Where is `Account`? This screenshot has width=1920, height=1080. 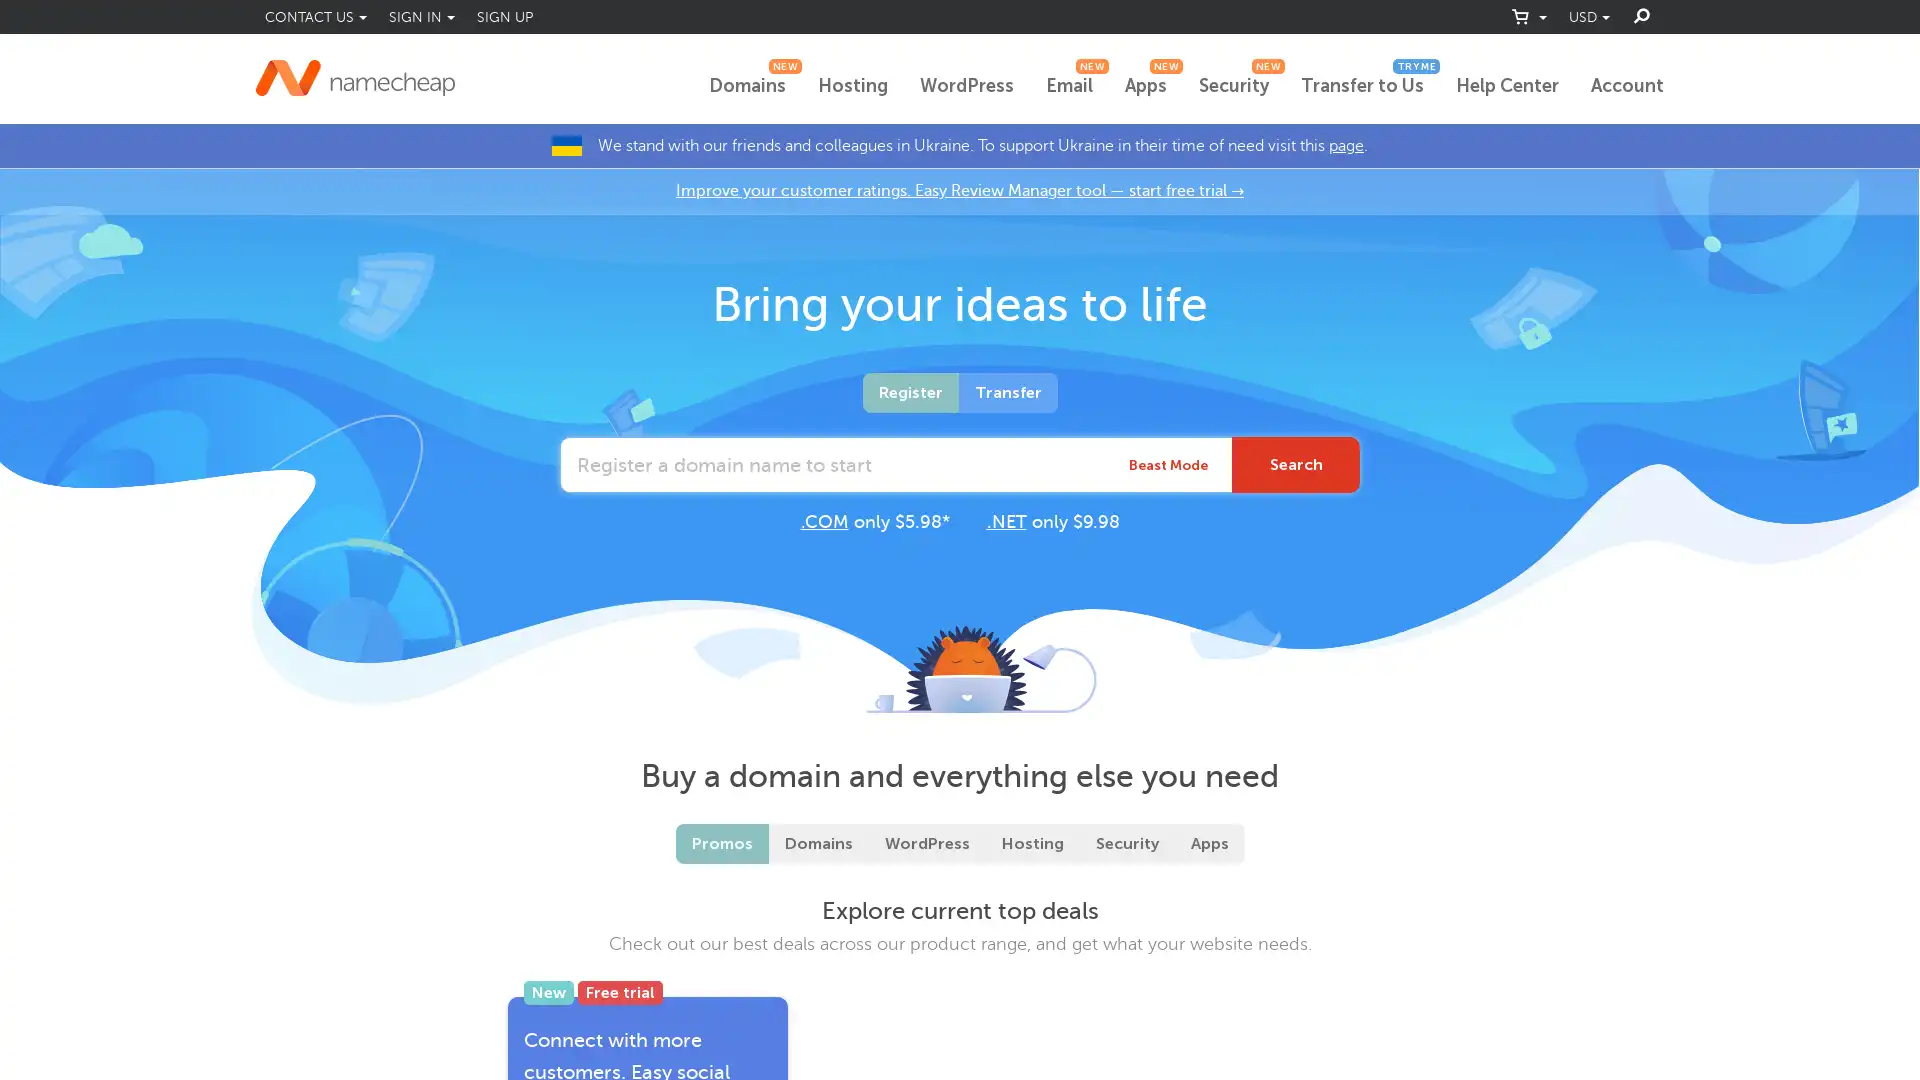 Account is located at coordinates (1627, 86).